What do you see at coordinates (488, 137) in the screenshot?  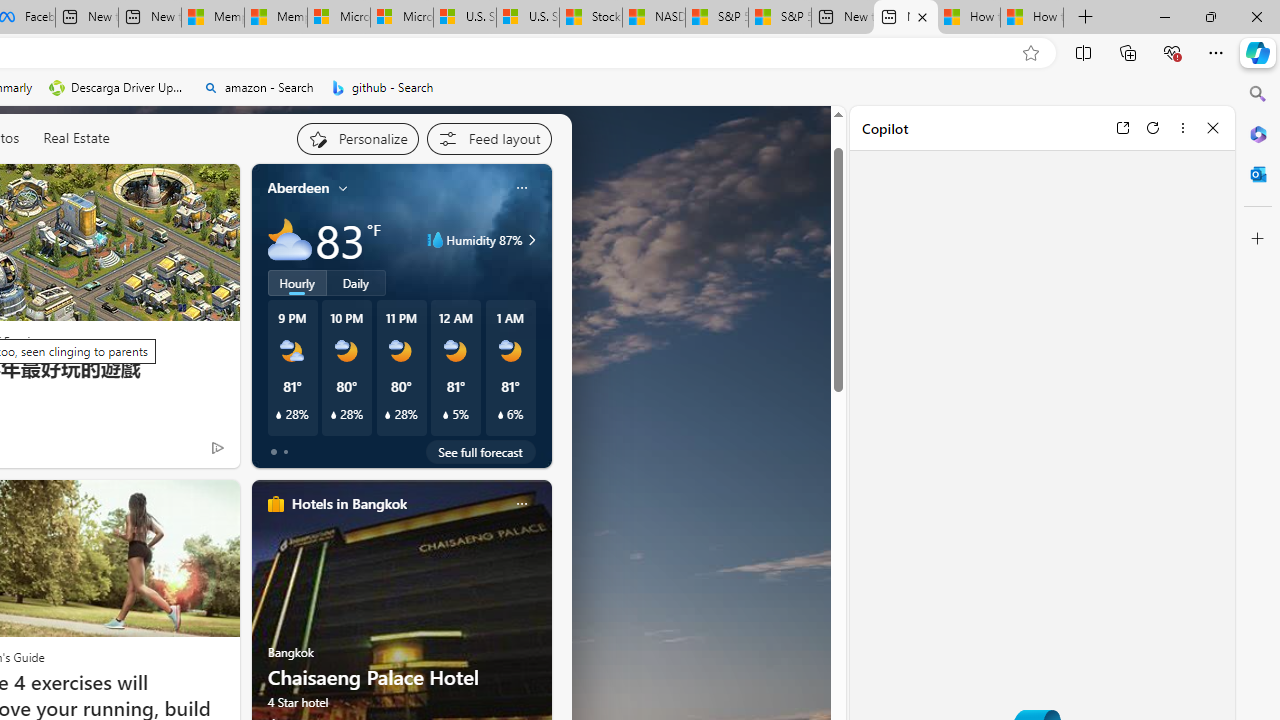 I see `'Feed settings'` at bounding box center [488, 137].